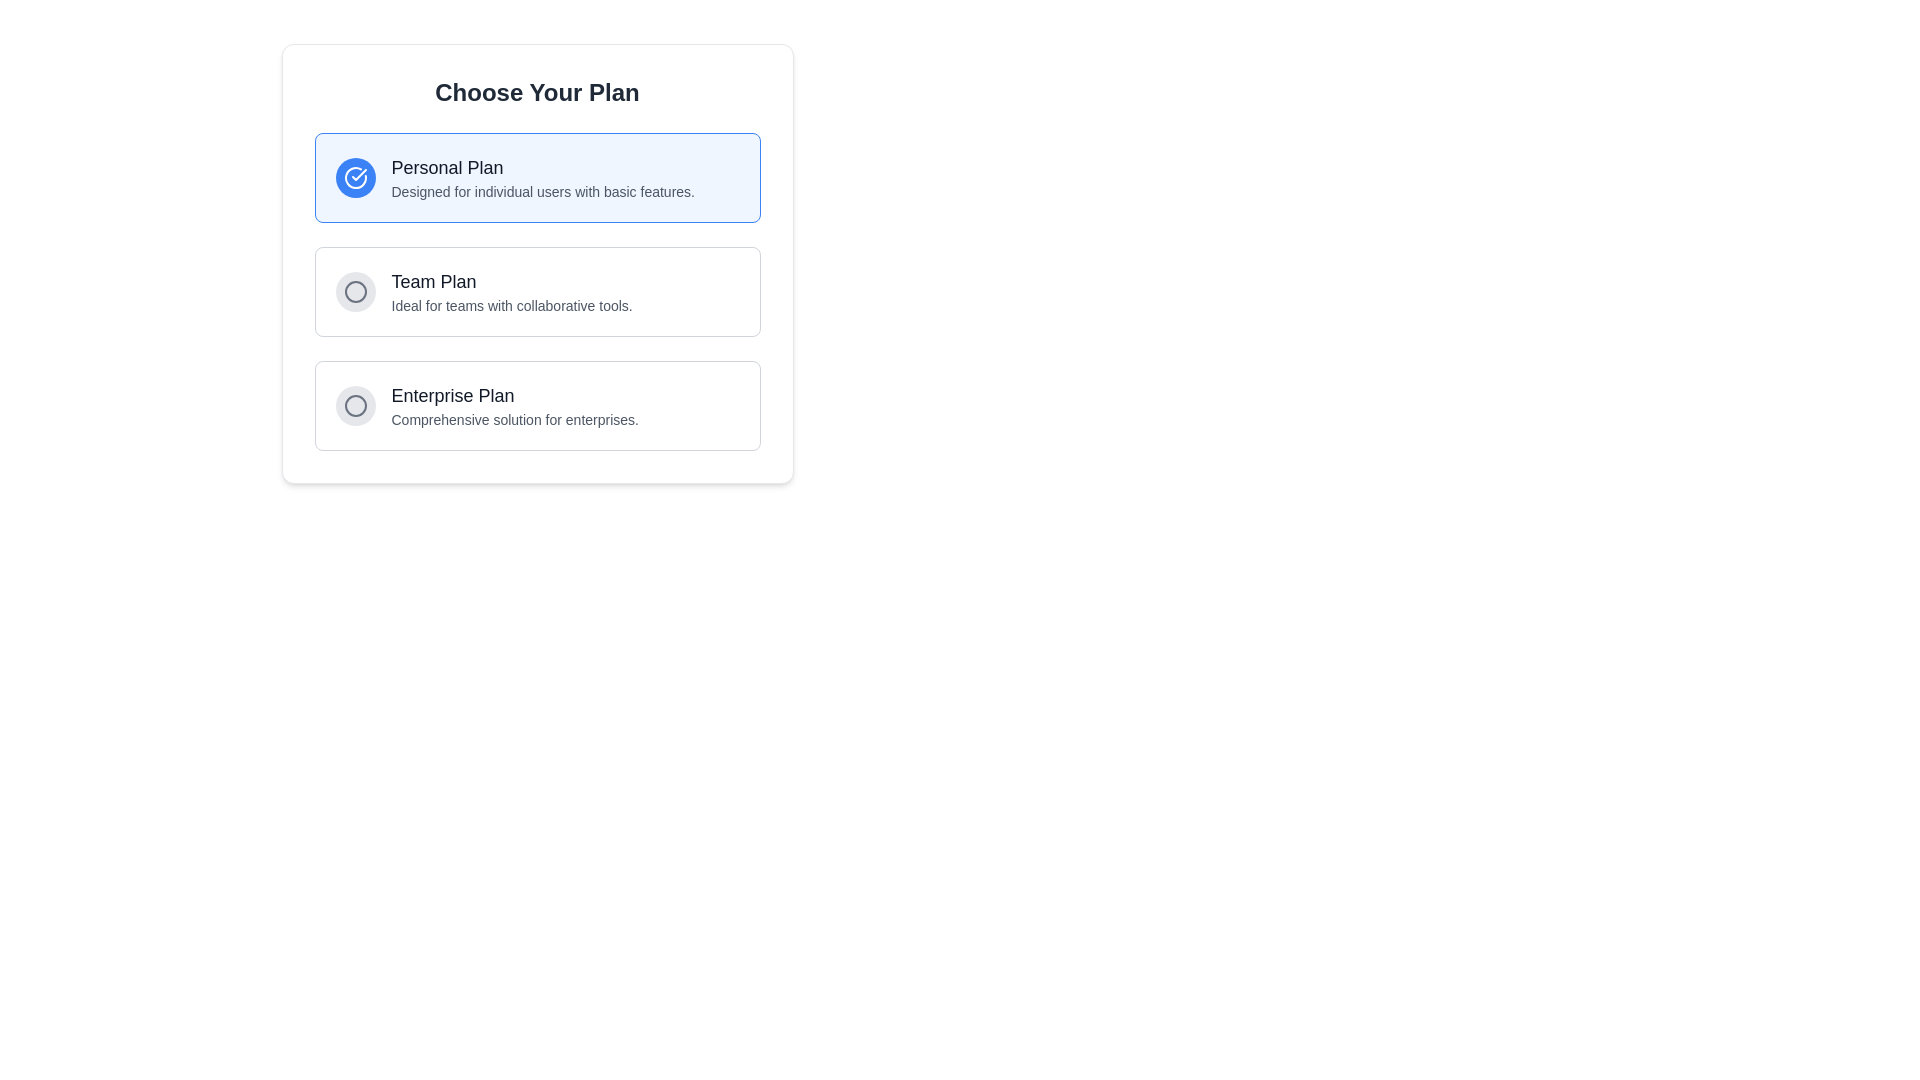  Describe the element at coordinates (355, 292) in the screenshot. I see `the circular icon with a gray background and outline, located to the left of the text 'Team Plan' in the second option row` at that location.